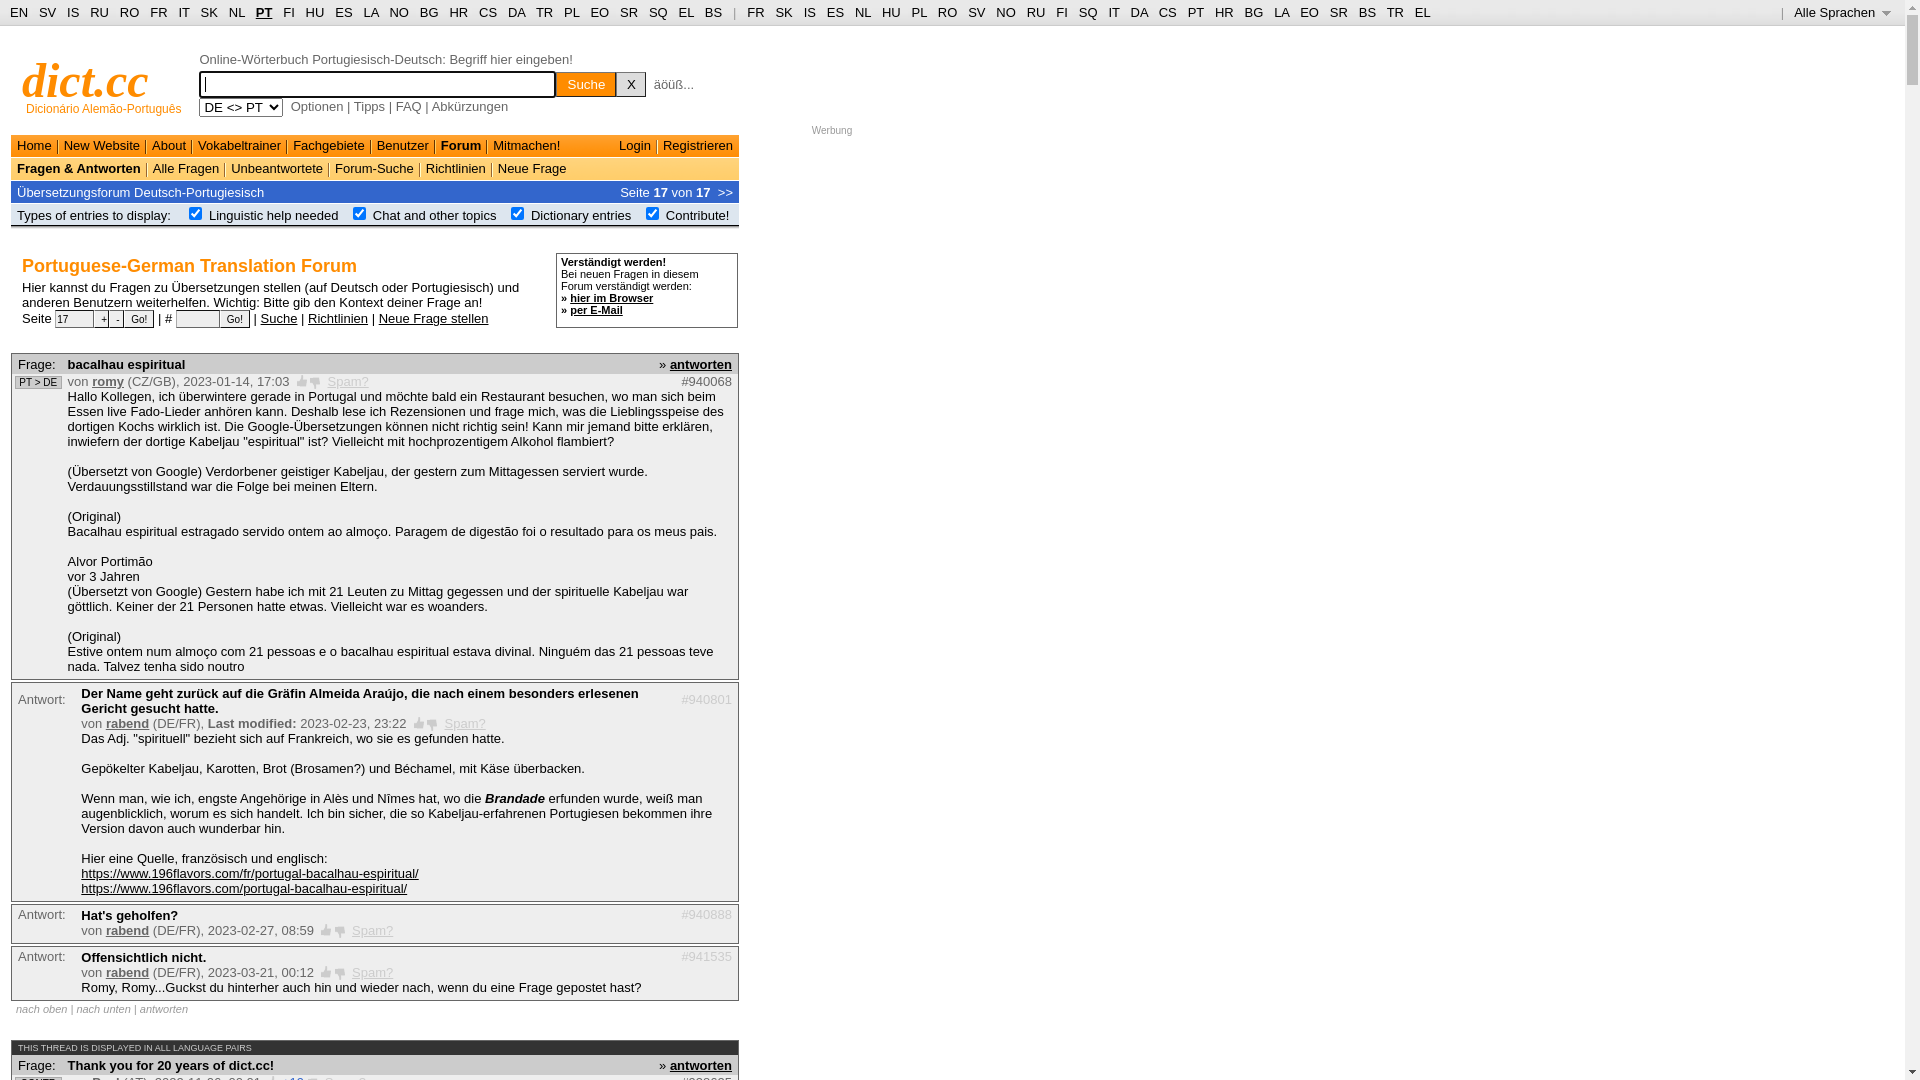  Describe the element at coordinates (138, 318) in the screenshot. I see `'Go!'` at that location.